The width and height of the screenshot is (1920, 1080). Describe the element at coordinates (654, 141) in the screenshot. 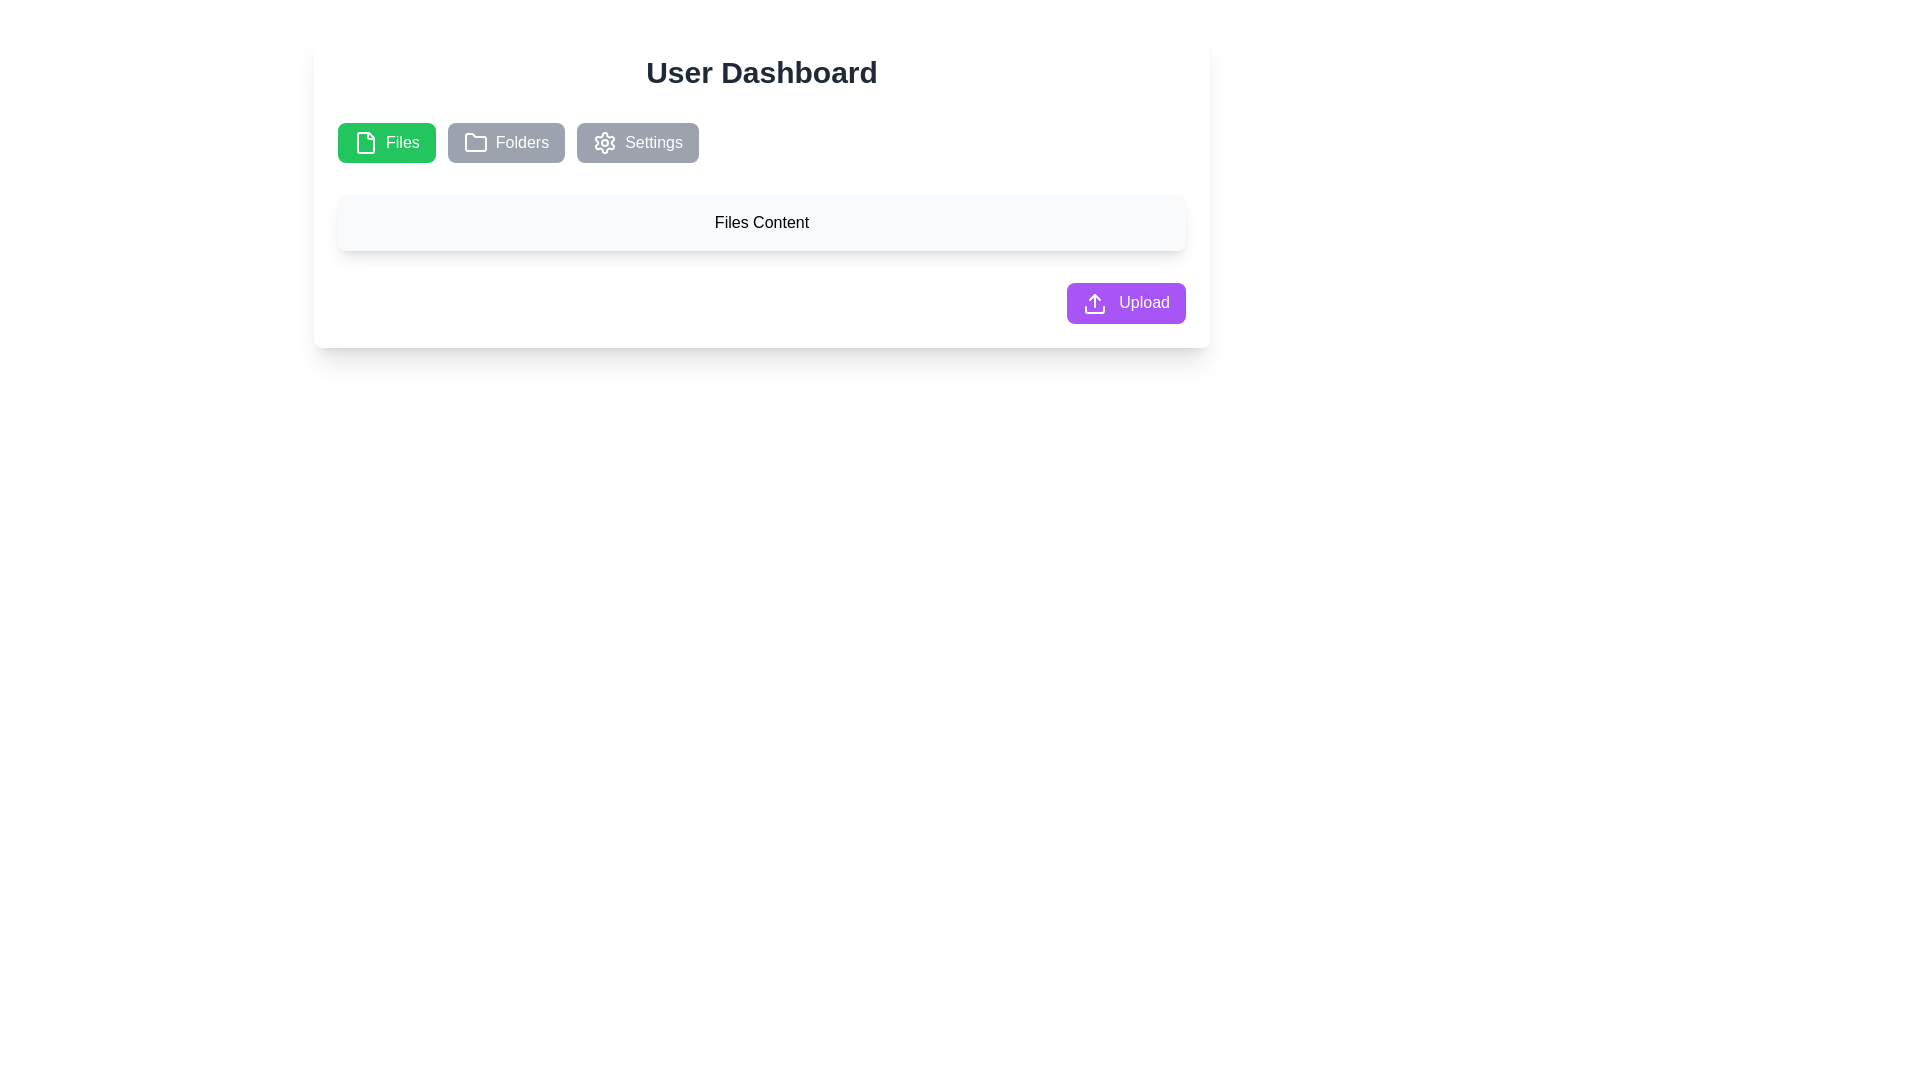

I see `the 'Settings' text label within the button, which is styled in white font against a gray background, located at the right end of the button bar` at that location.